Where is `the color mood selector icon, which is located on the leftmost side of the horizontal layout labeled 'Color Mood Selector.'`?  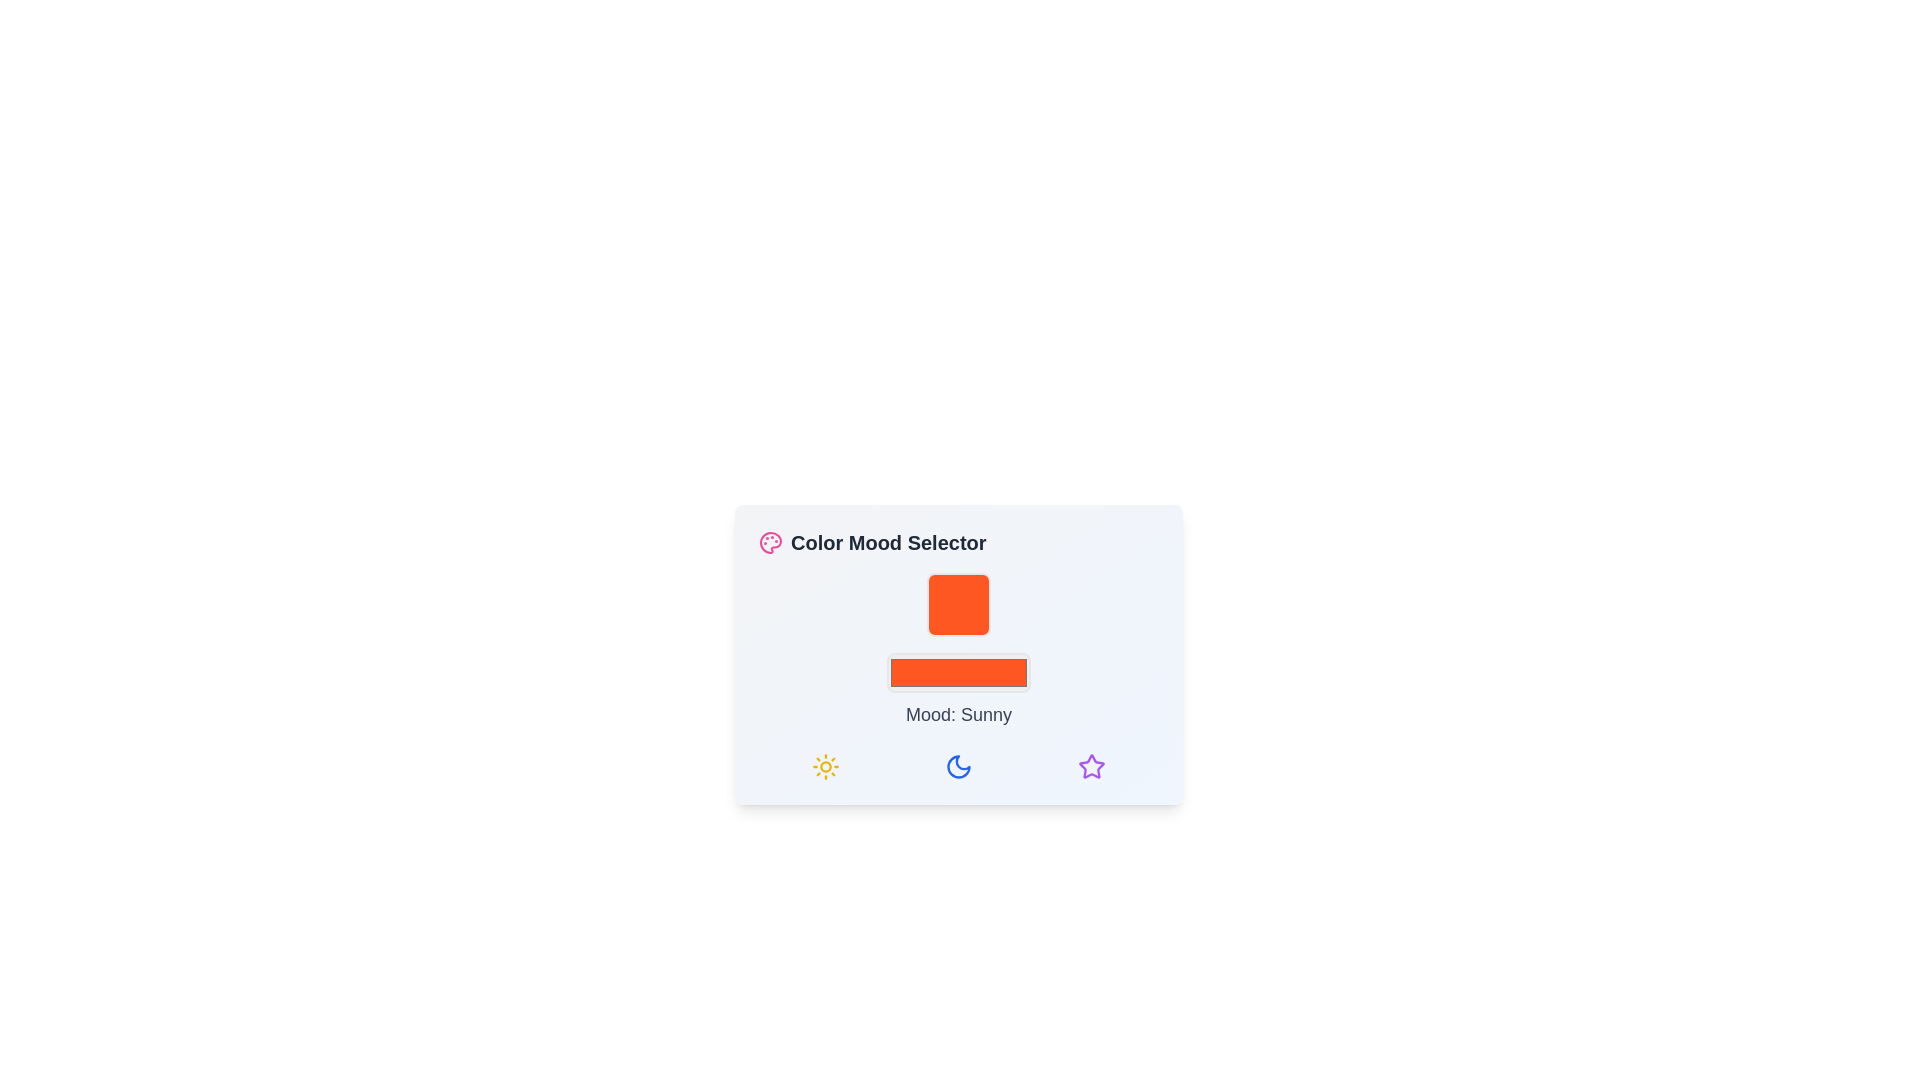 the color mood selector icon, which is located on the leftmost side of the horizontal layout labeled 'Color Mood Selector.' is located at coordinates (770, 543).